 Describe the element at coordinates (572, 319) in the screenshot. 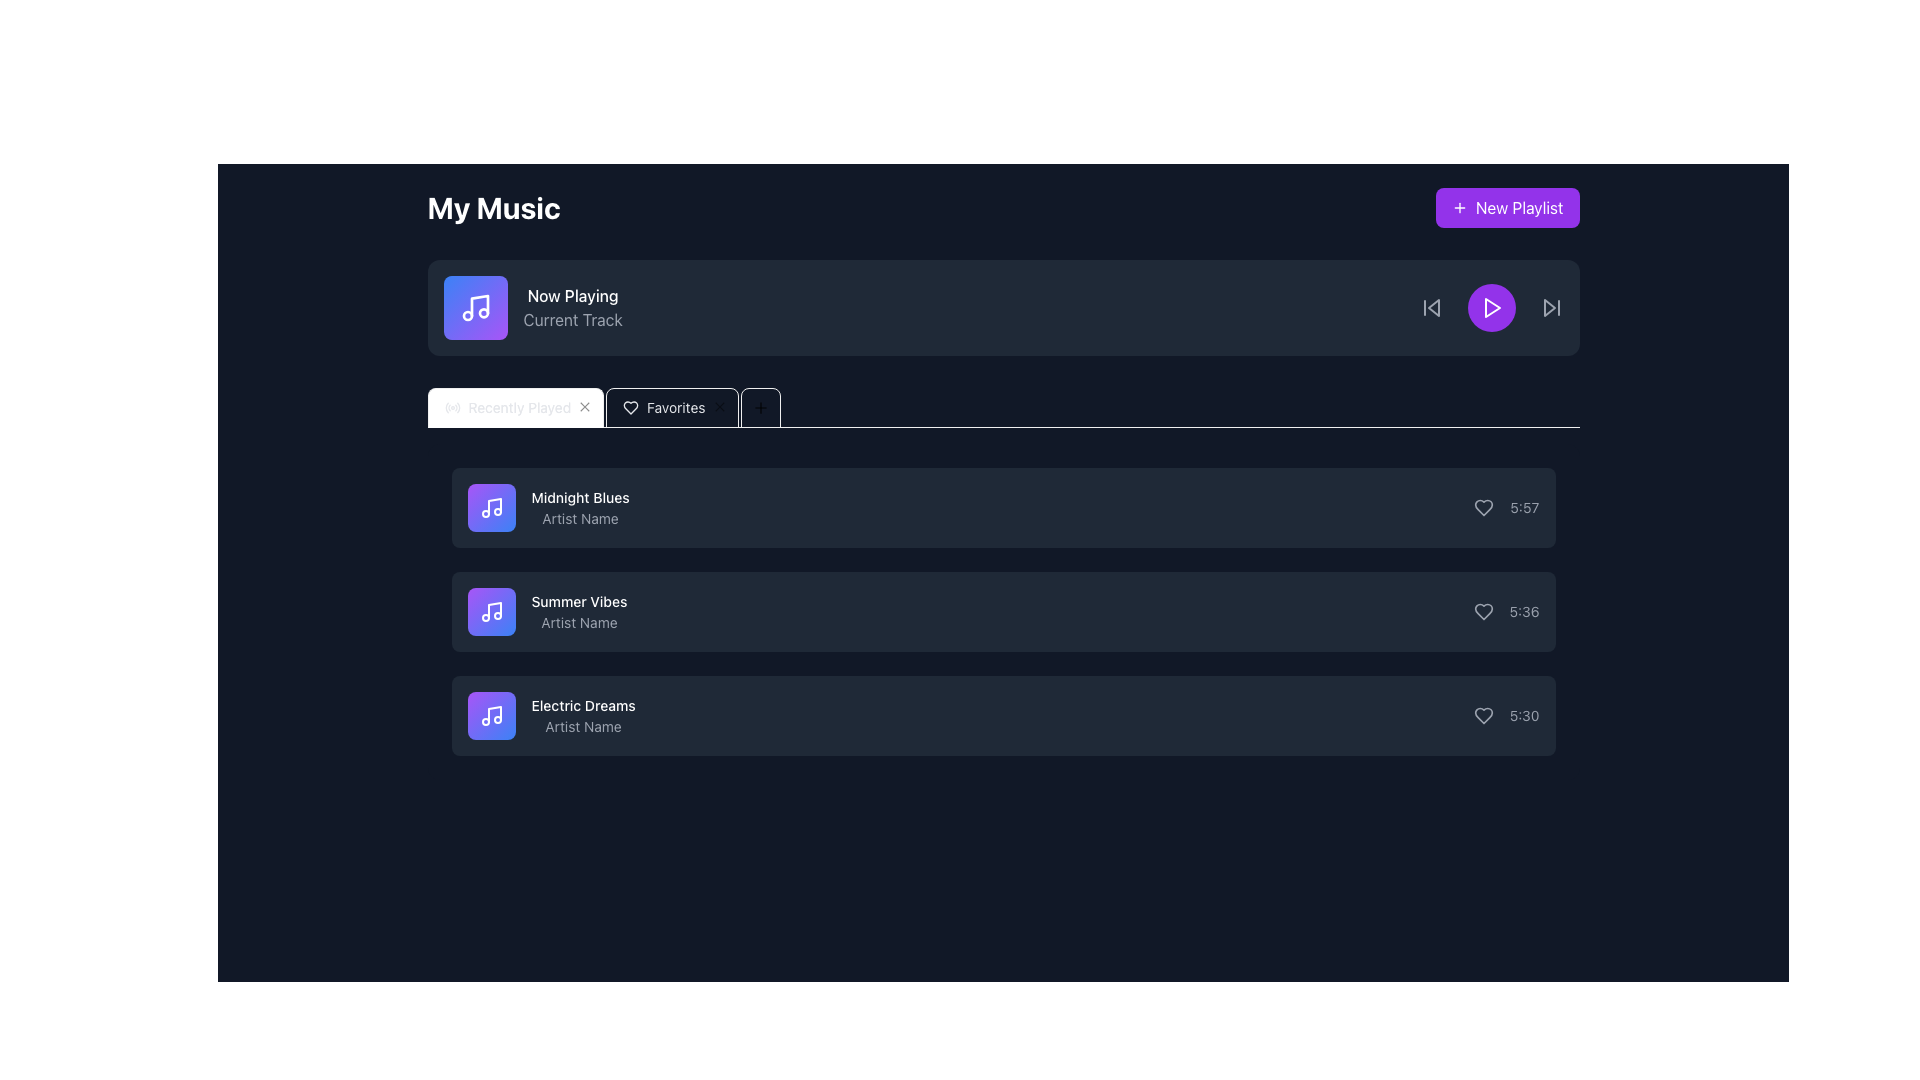

I see `the informational Text Label indicating the current track being played, located in the 'Now Playing' section` at that location.